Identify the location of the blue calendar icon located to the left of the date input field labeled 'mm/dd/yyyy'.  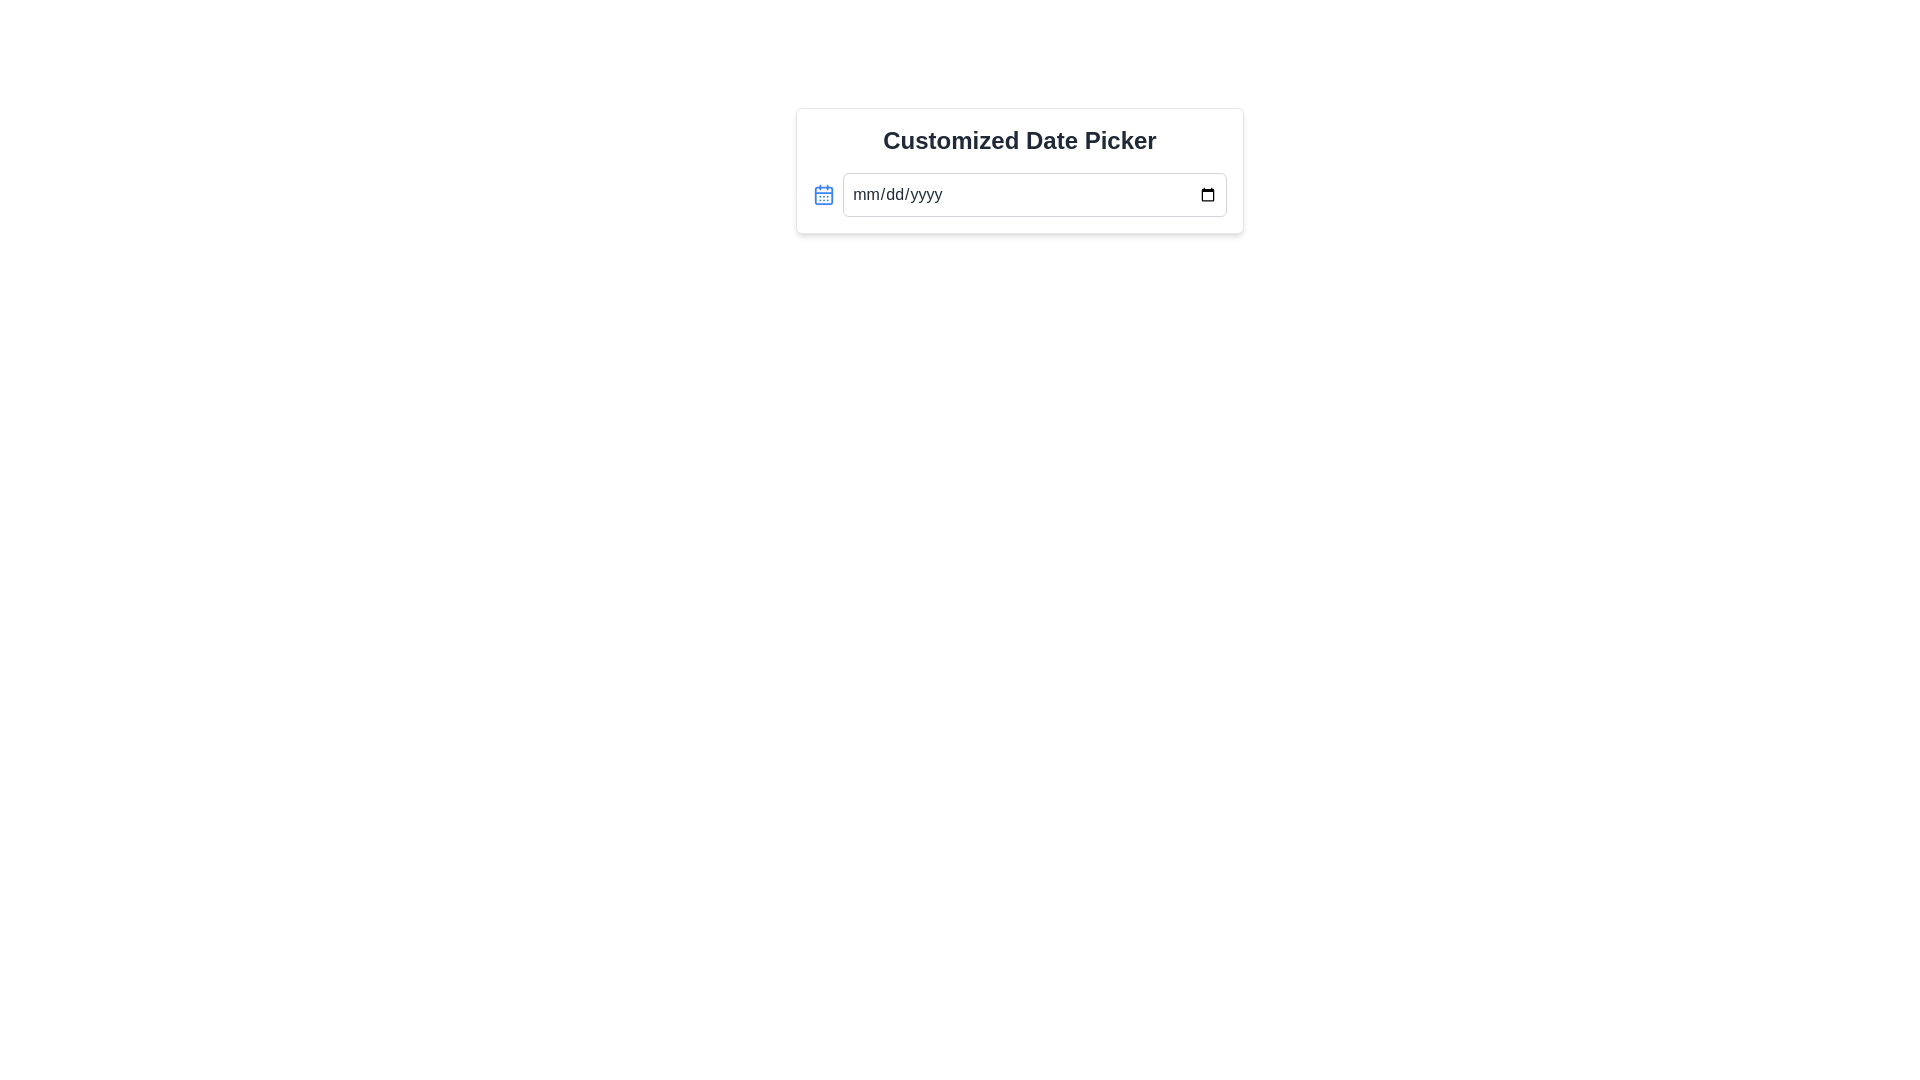
(824, 195).